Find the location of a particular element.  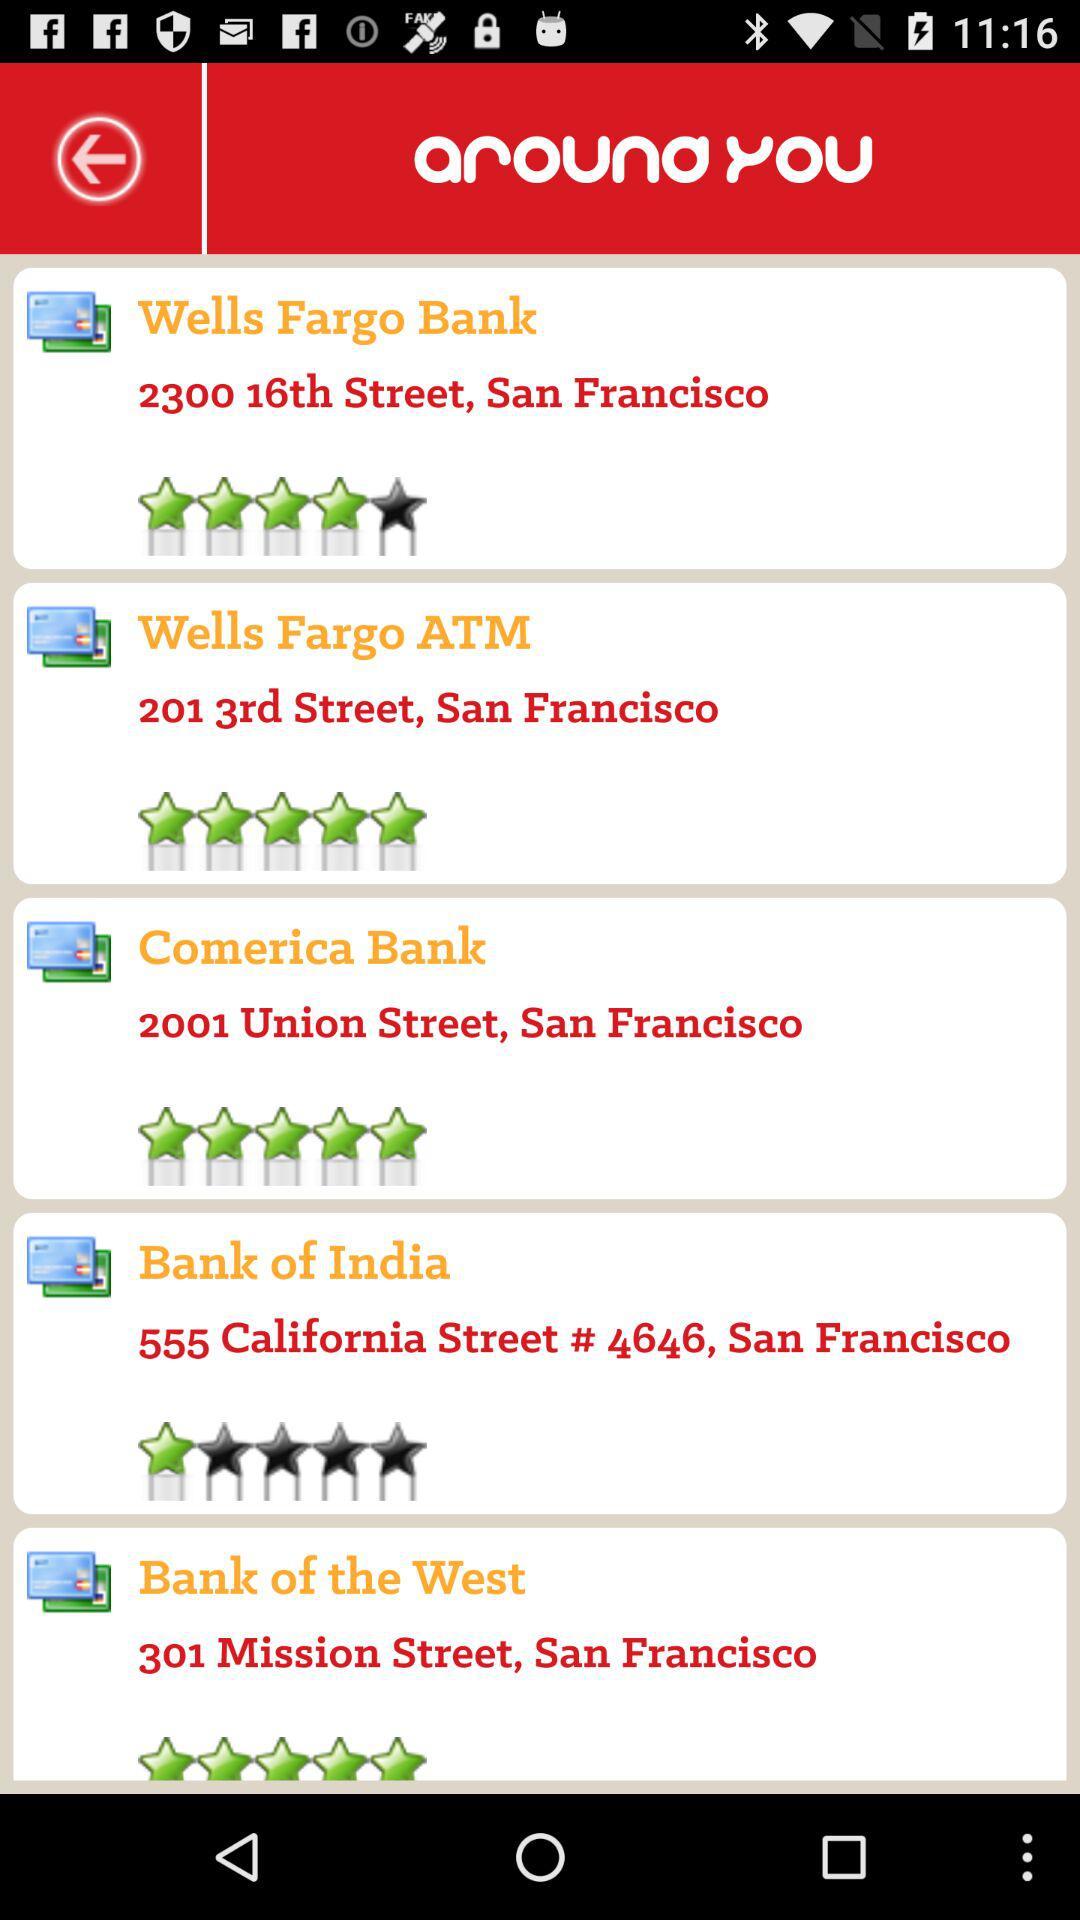

app below comerica bank icon is located at coordinates (470, 1021).